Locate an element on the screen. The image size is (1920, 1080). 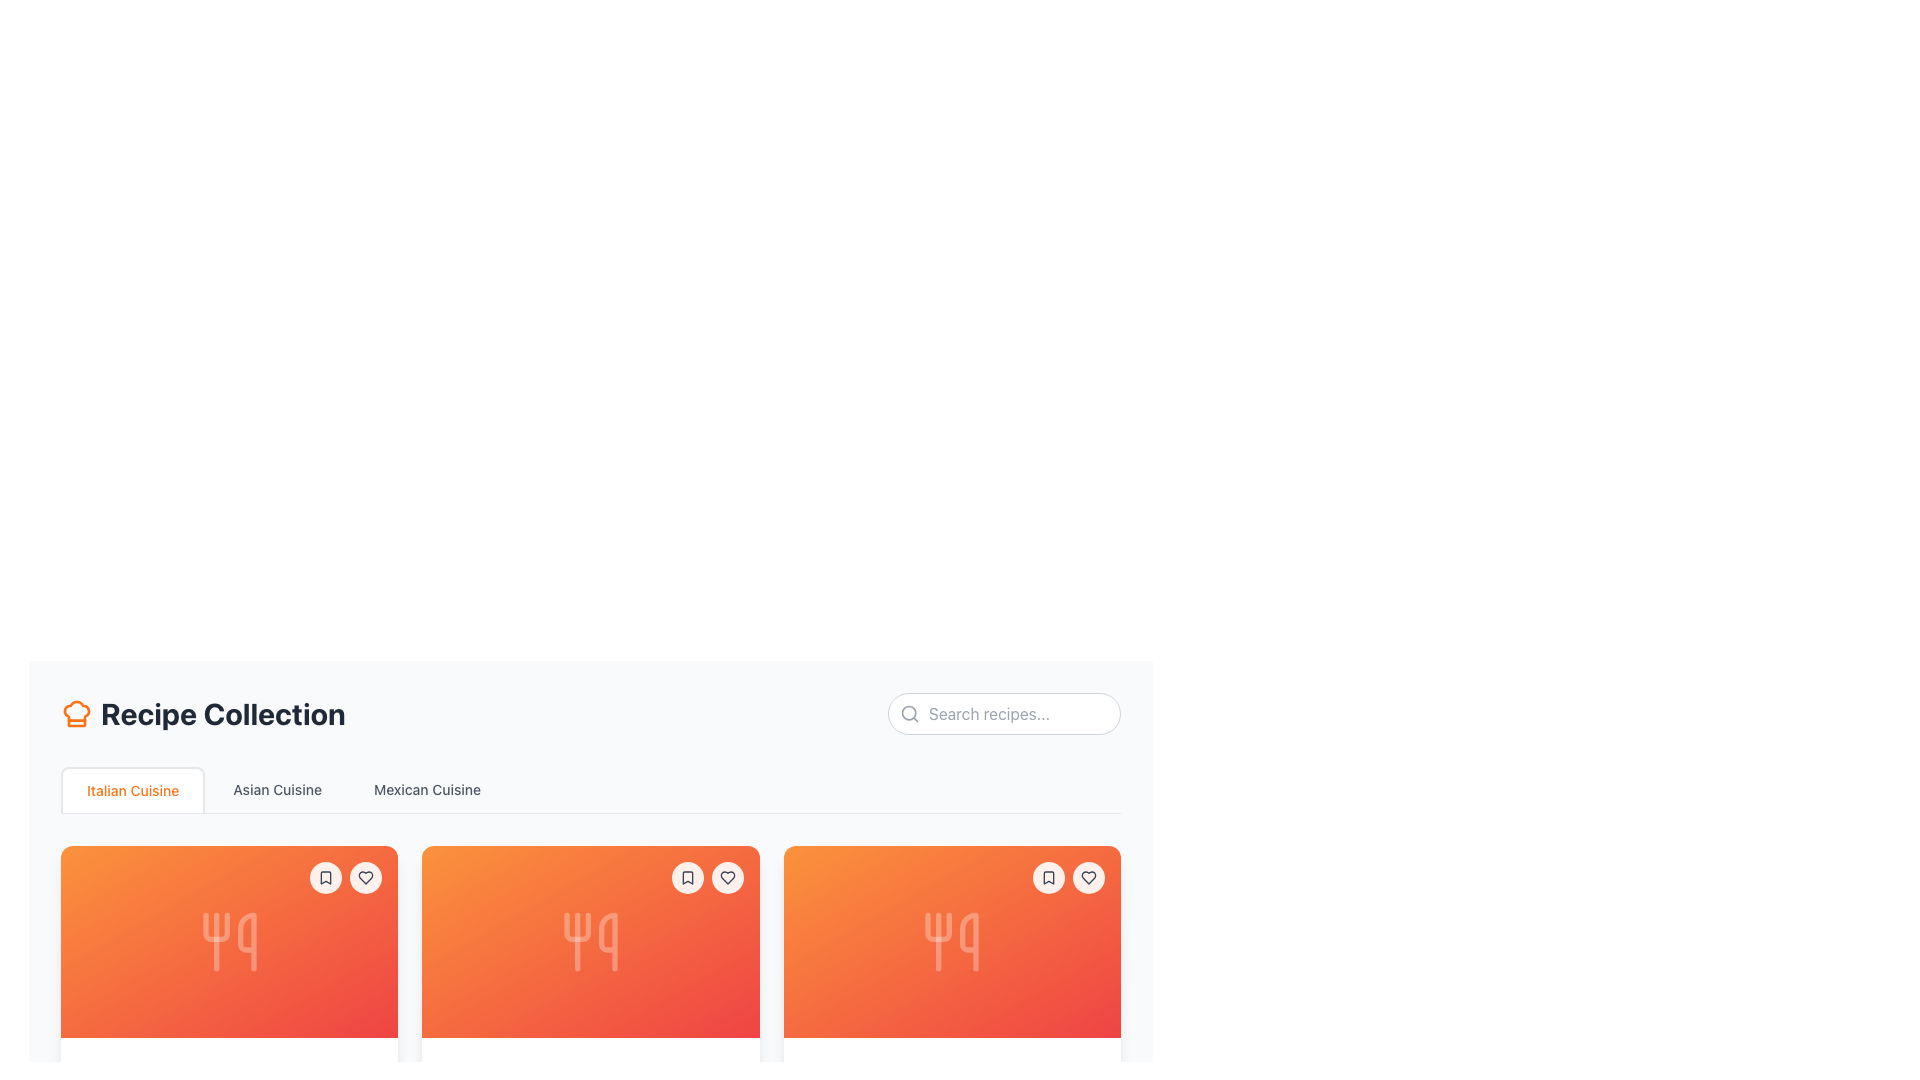
the heart icon on the right circular button within the button group located in the top-right corner of the first orange gradient box in the 'Italian Cuisine' section is located at coordinates (346, 877).